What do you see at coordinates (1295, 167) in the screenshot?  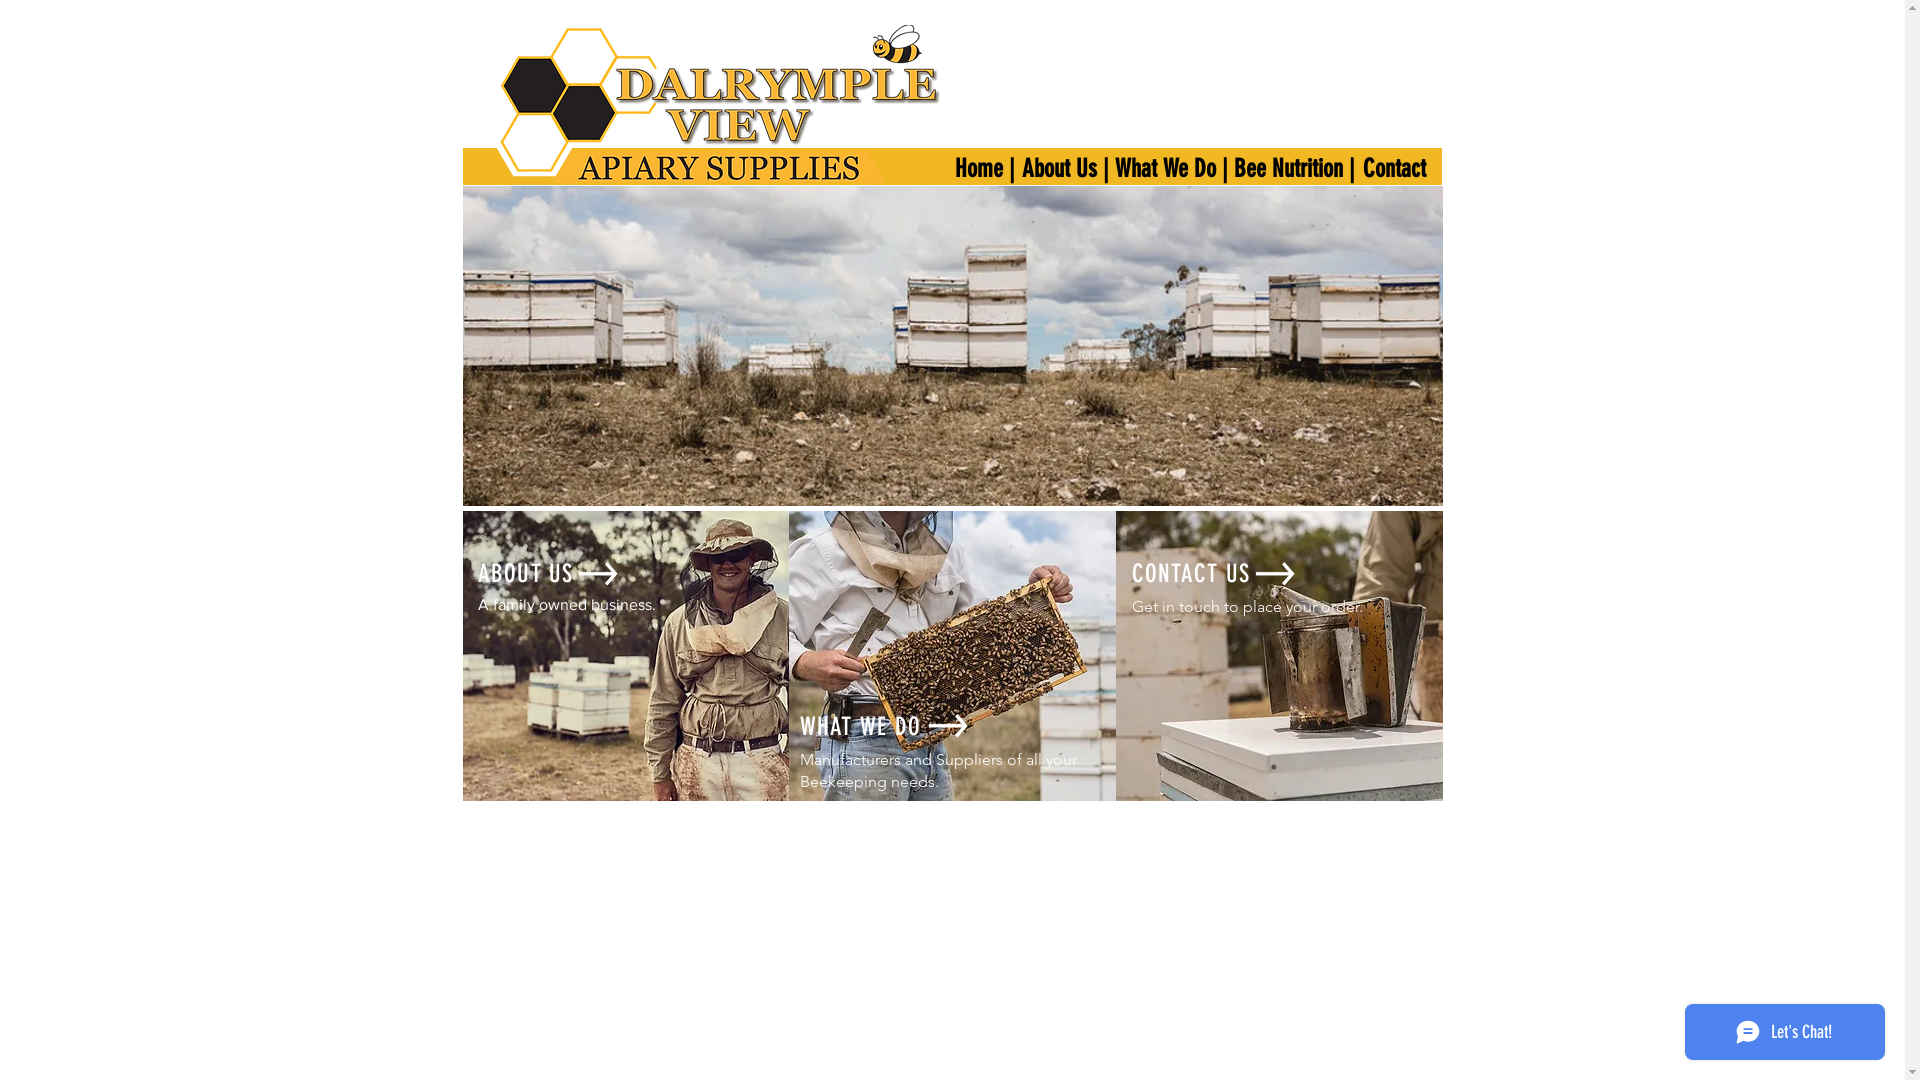 I see `'Bee Nutrition |'` at bounding box center [1295, 167].